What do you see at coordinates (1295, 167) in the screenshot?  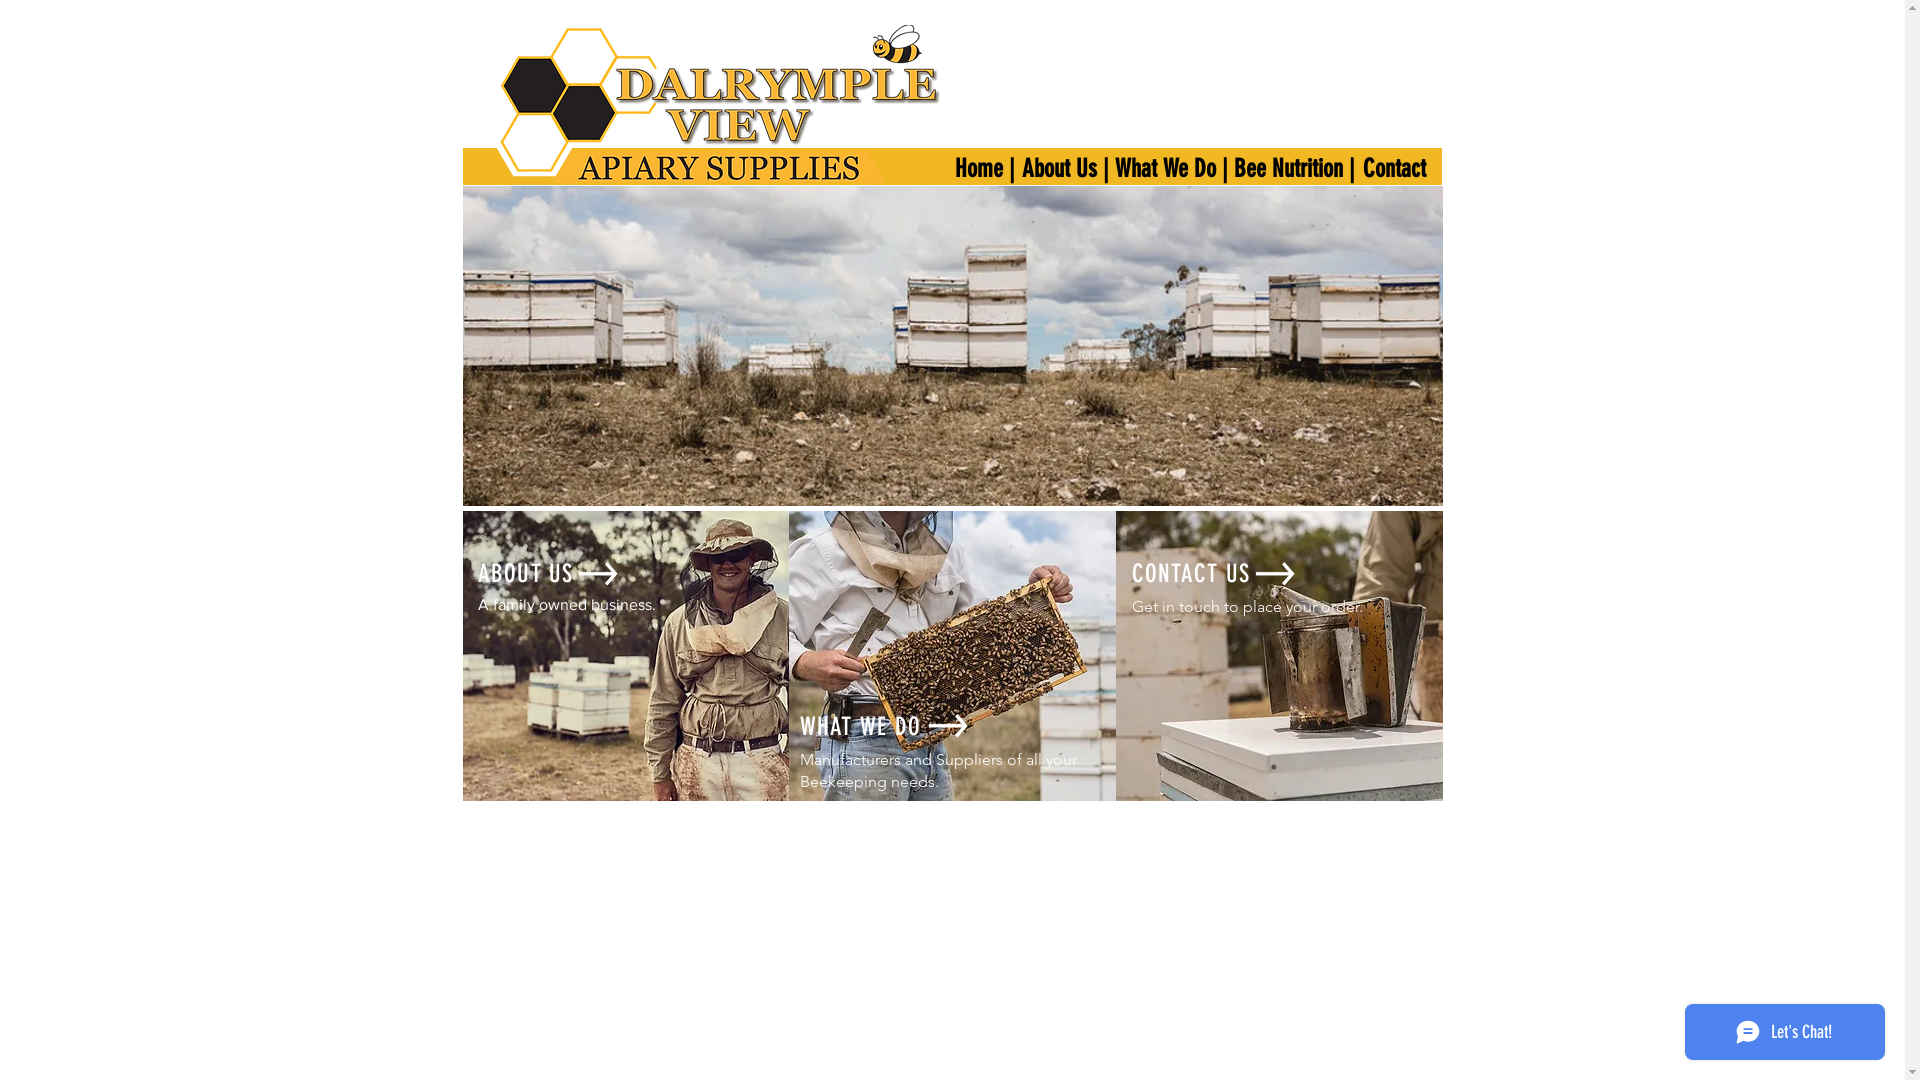 I see `'Bee Nutrition |'` at bounding box center [1295, 167].